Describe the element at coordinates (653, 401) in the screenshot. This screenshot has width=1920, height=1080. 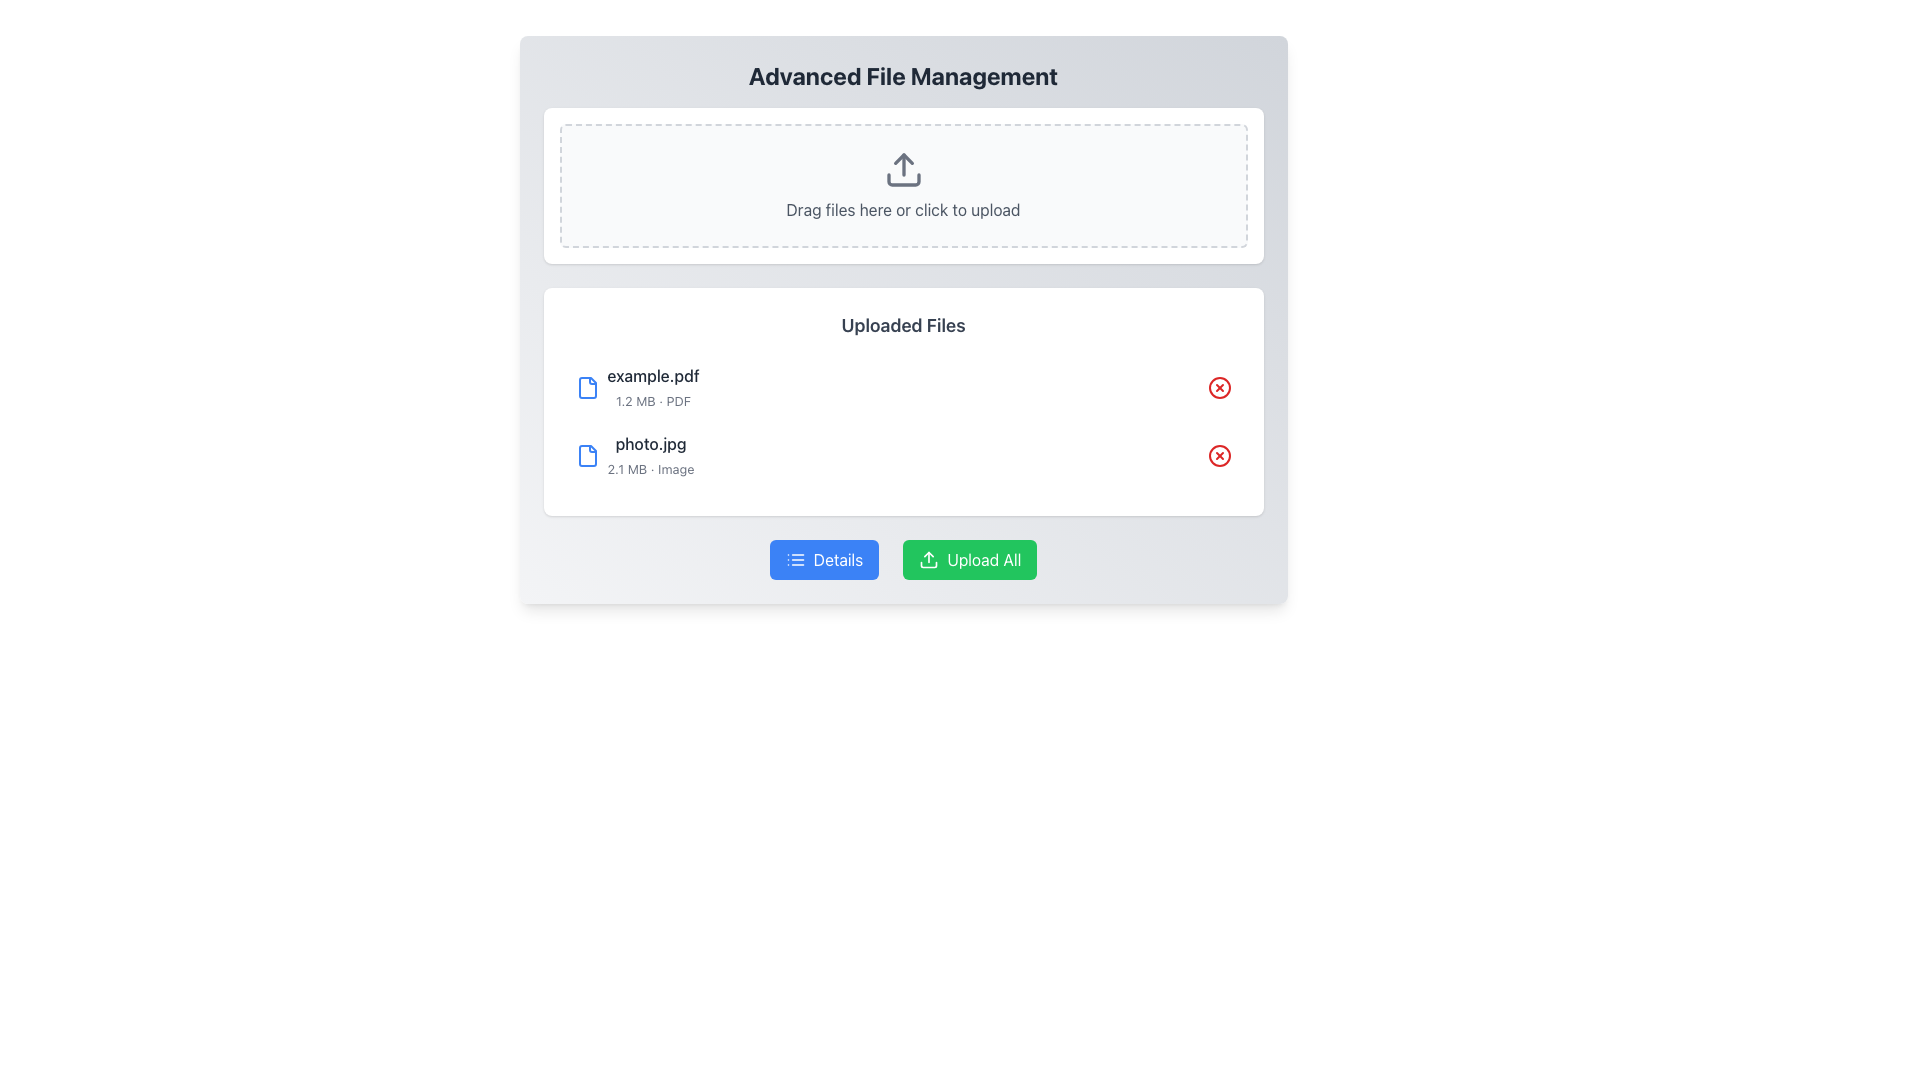
I see `information displayed in the text label showing '1.2 MB · PDF' located below the file name 'example.pdf' in the 'Uploaded Files' section` at that location.